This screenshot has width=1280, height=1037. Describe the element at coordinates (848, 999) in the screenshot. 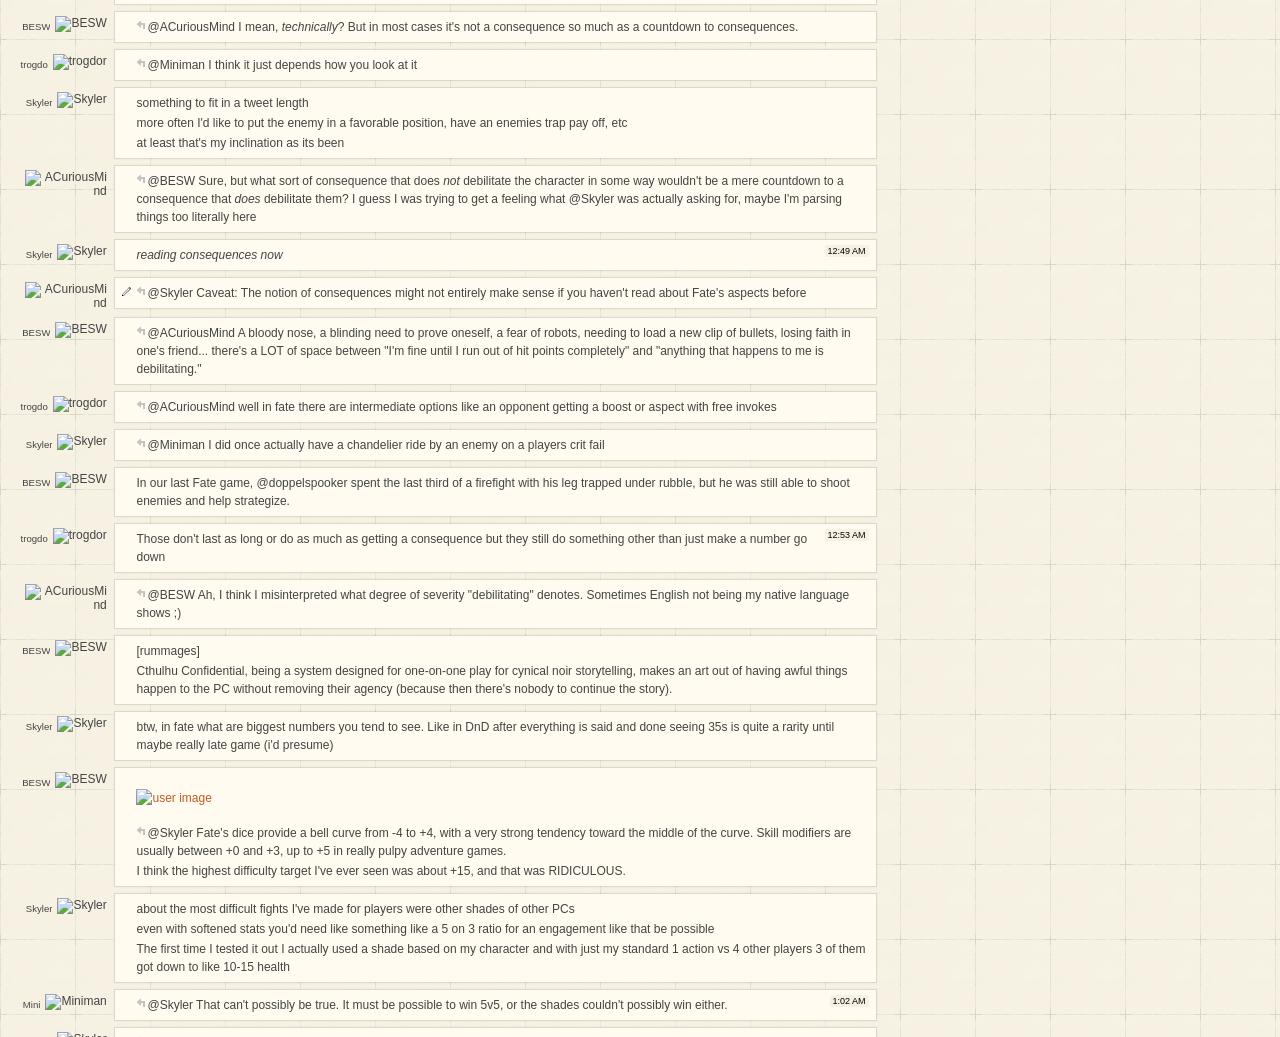

I see `'1:02 AM'` at that location.